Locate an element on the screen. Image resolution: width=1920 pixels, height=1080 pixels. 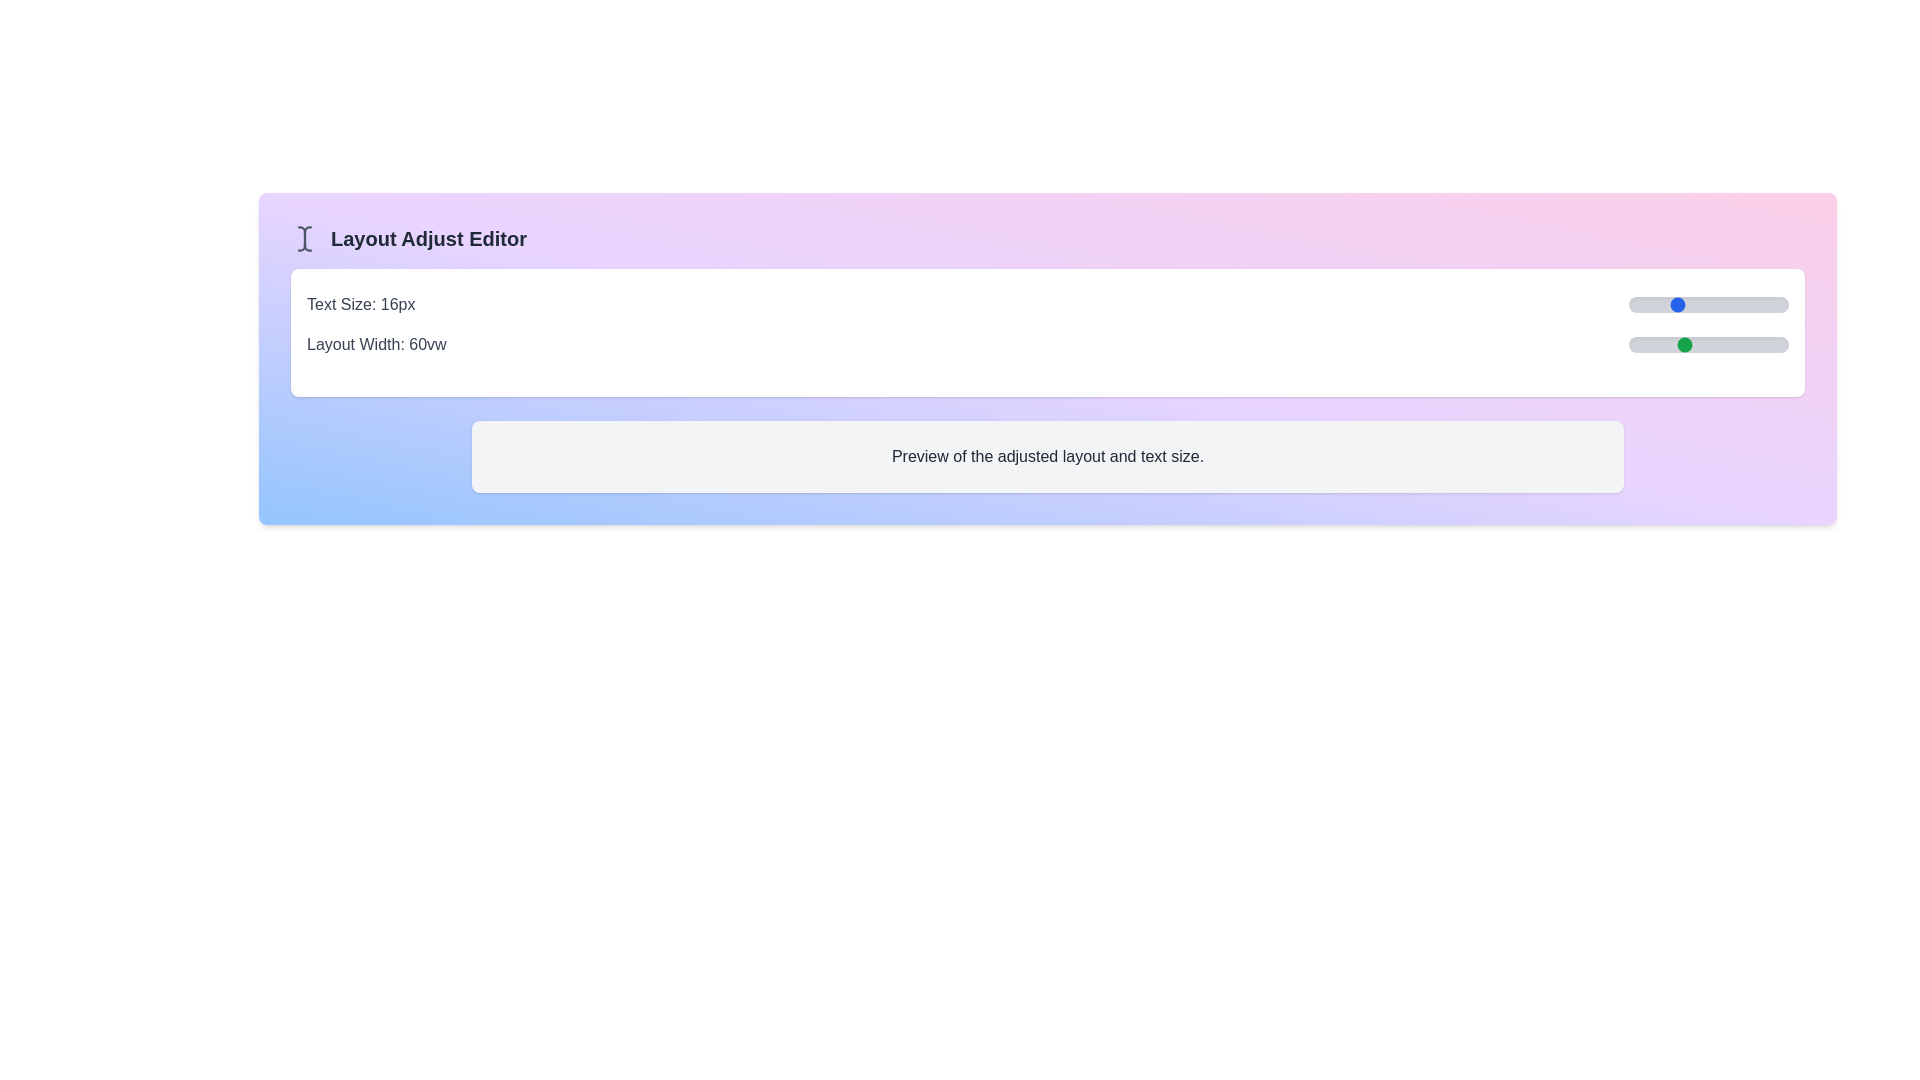
the layout width is located at coordinates (1666, 343).